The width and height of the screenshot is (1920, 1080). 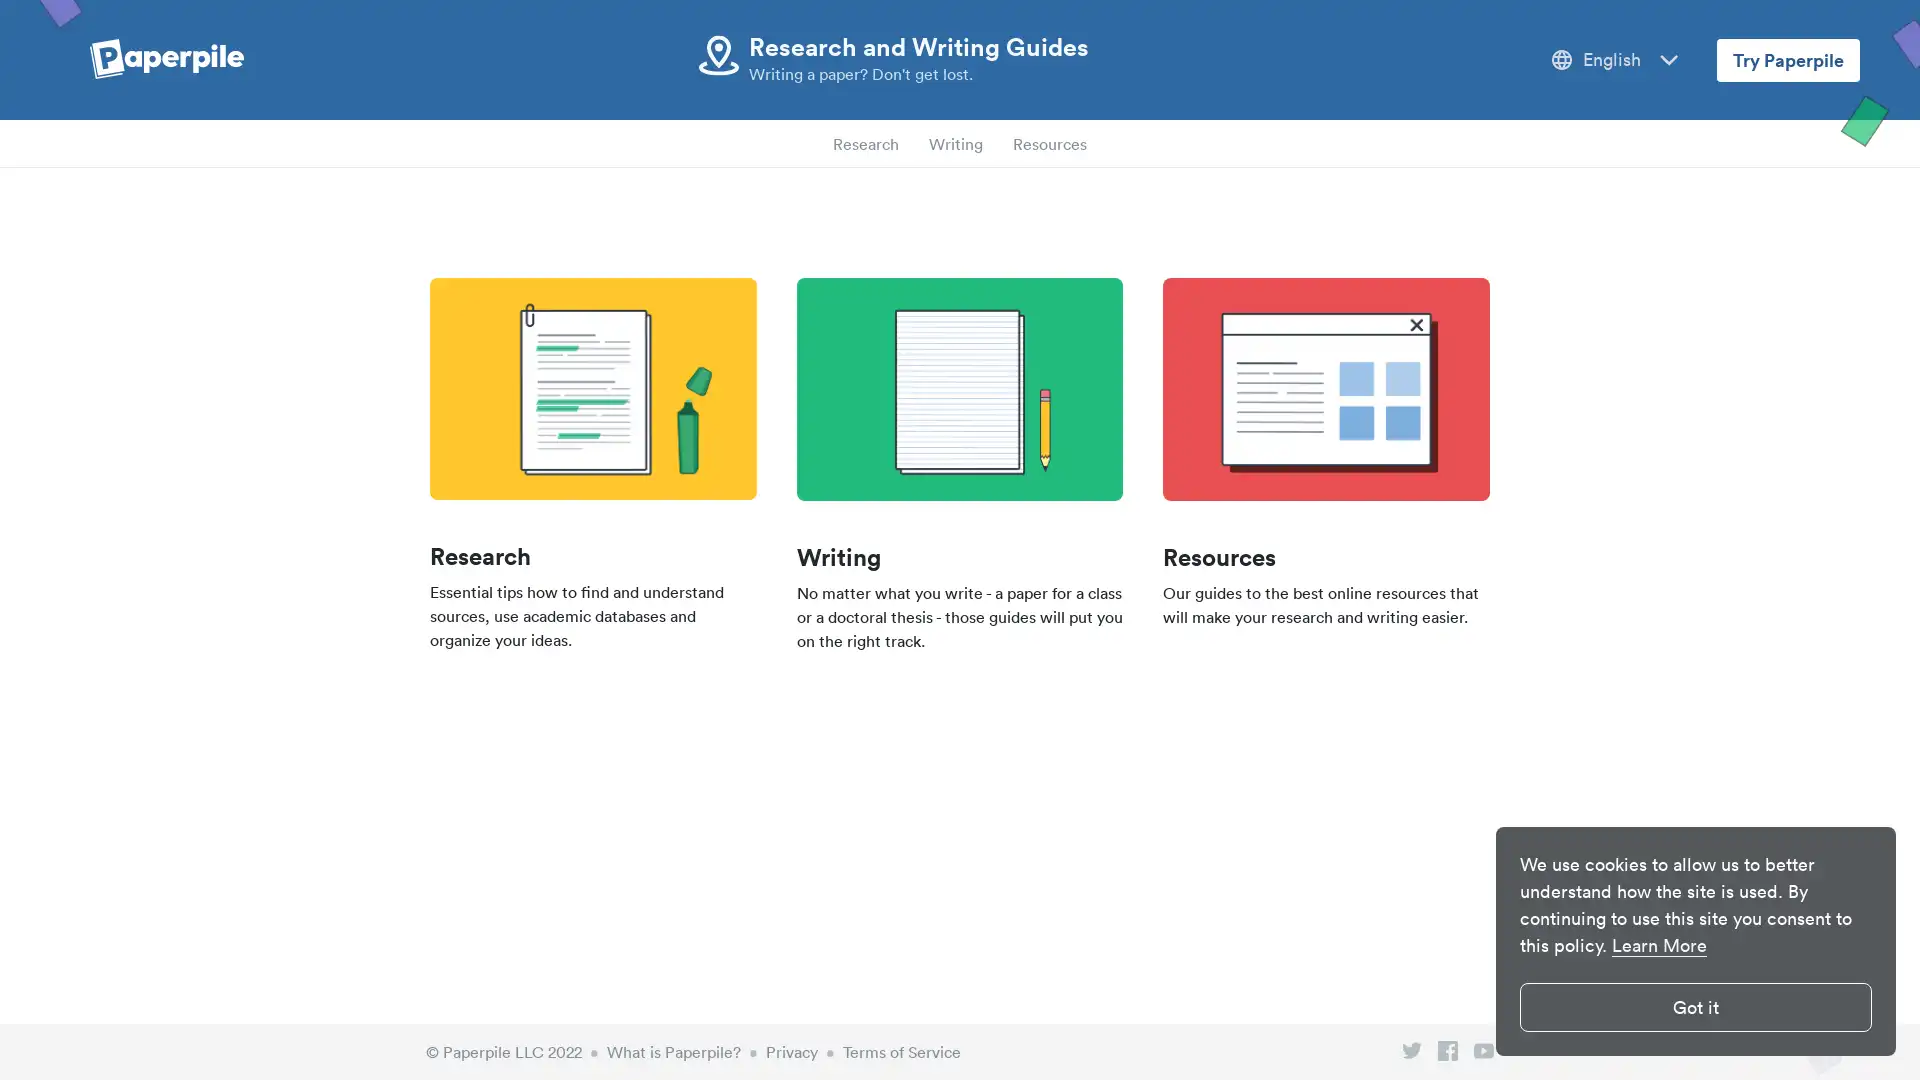 What do you see at coordinates (1659, 945) in the screenshot?
I see `learn more about cookies` at bounding box center [1659, 945].